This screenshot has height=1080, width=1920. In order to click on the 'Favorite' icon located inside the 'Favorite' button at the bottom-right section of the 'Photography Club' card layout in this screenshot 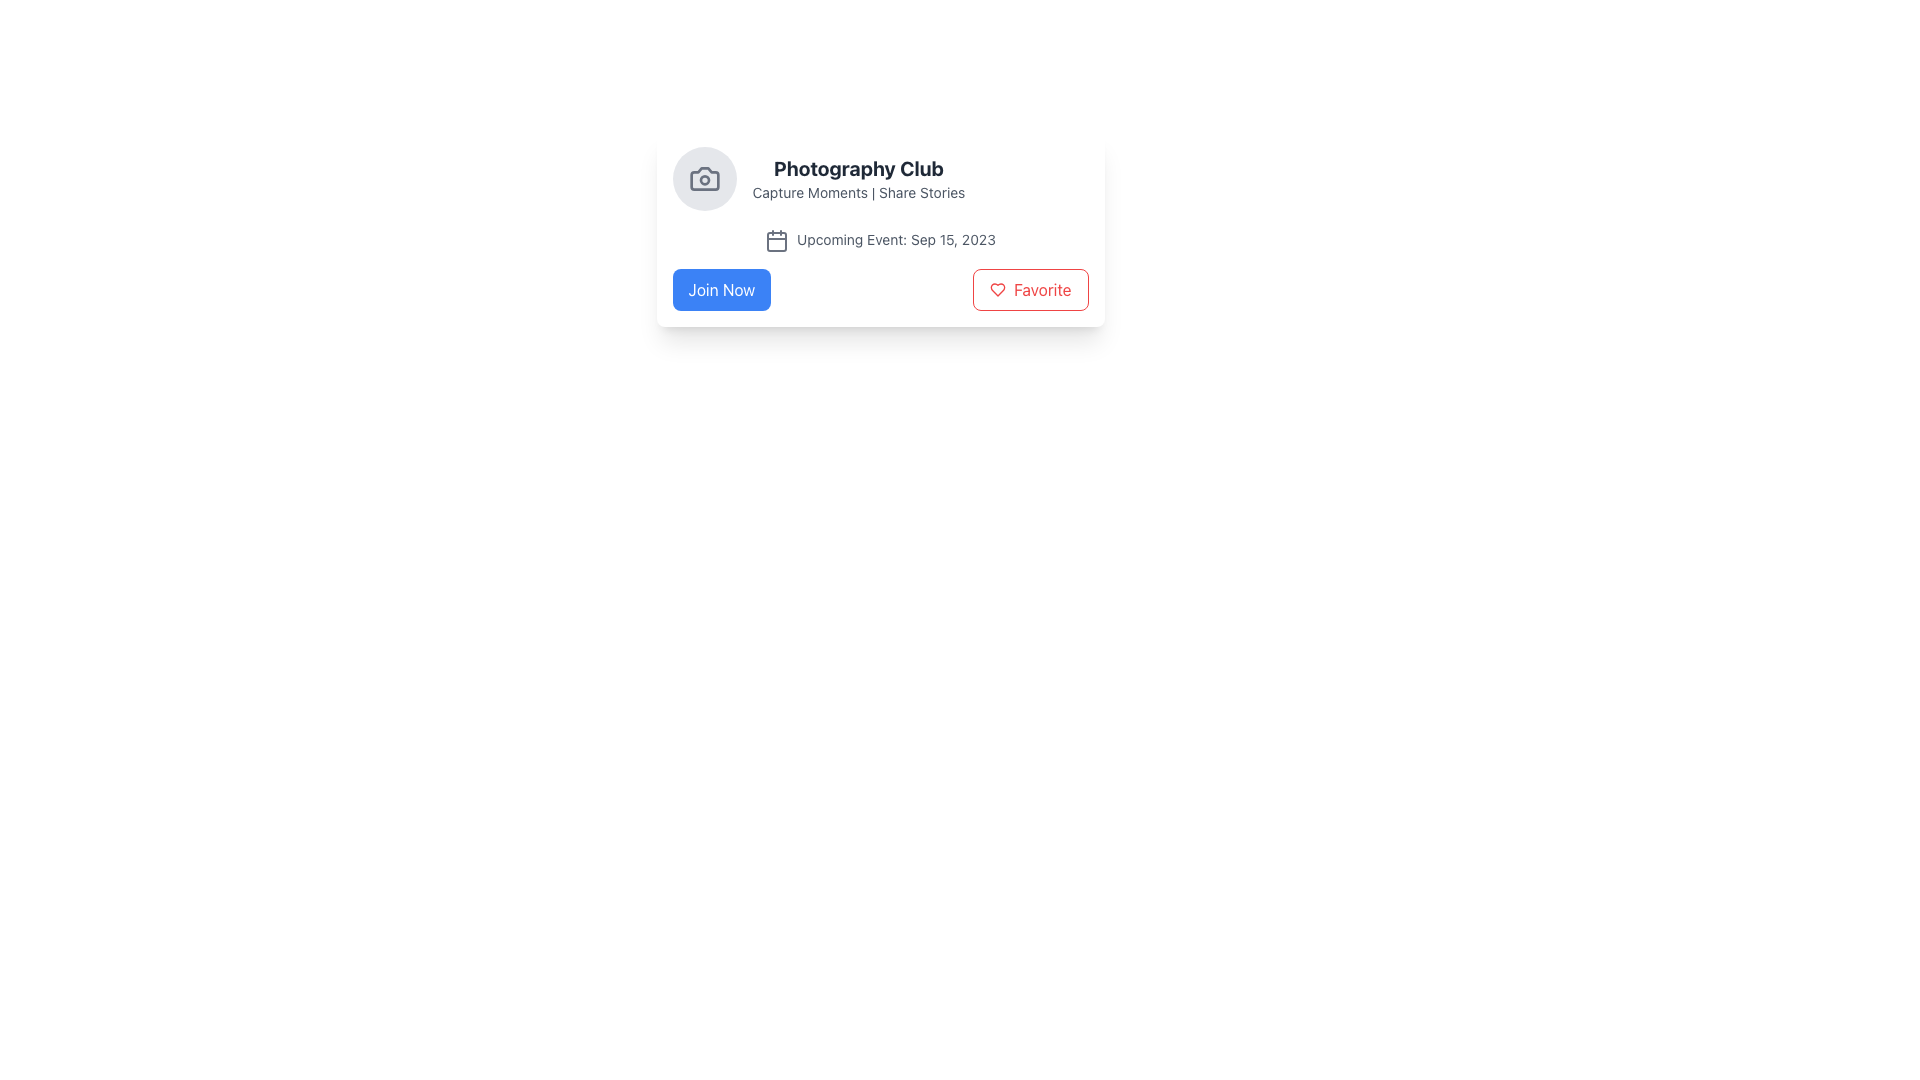, I will do `click(998, 289)`.